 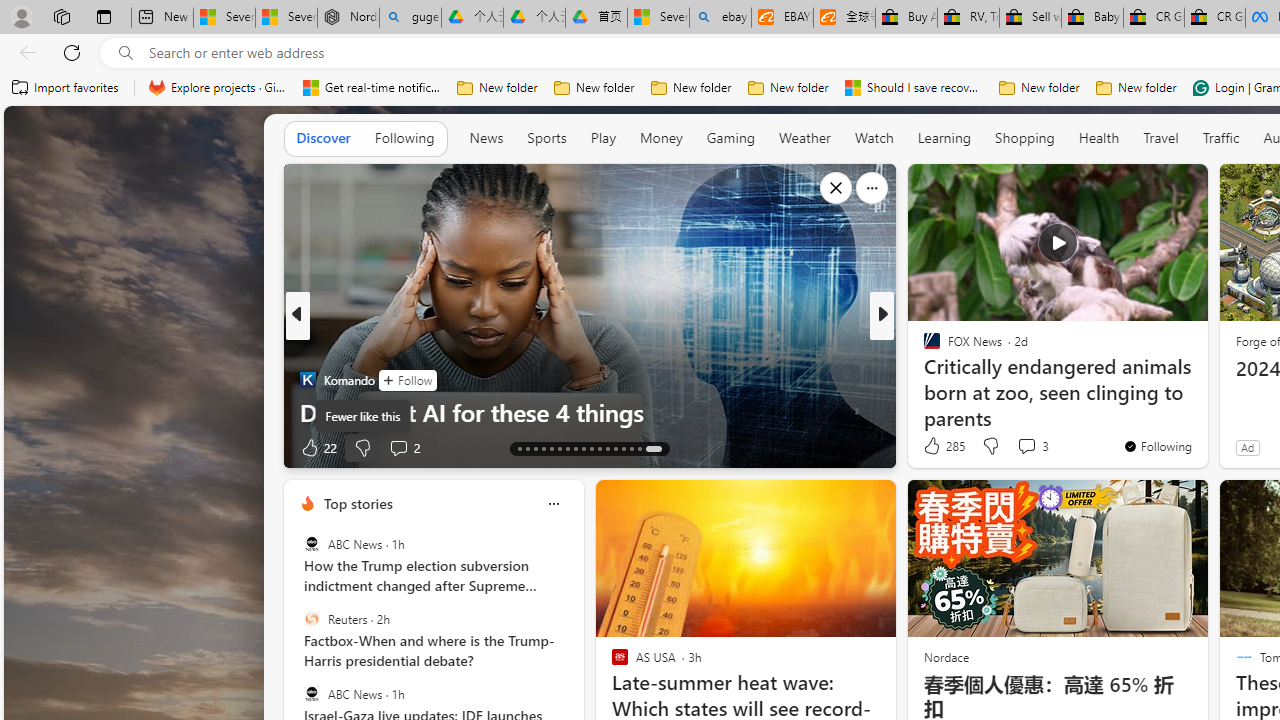 I want to click on 'Reuters', so click(x=310, y=618).